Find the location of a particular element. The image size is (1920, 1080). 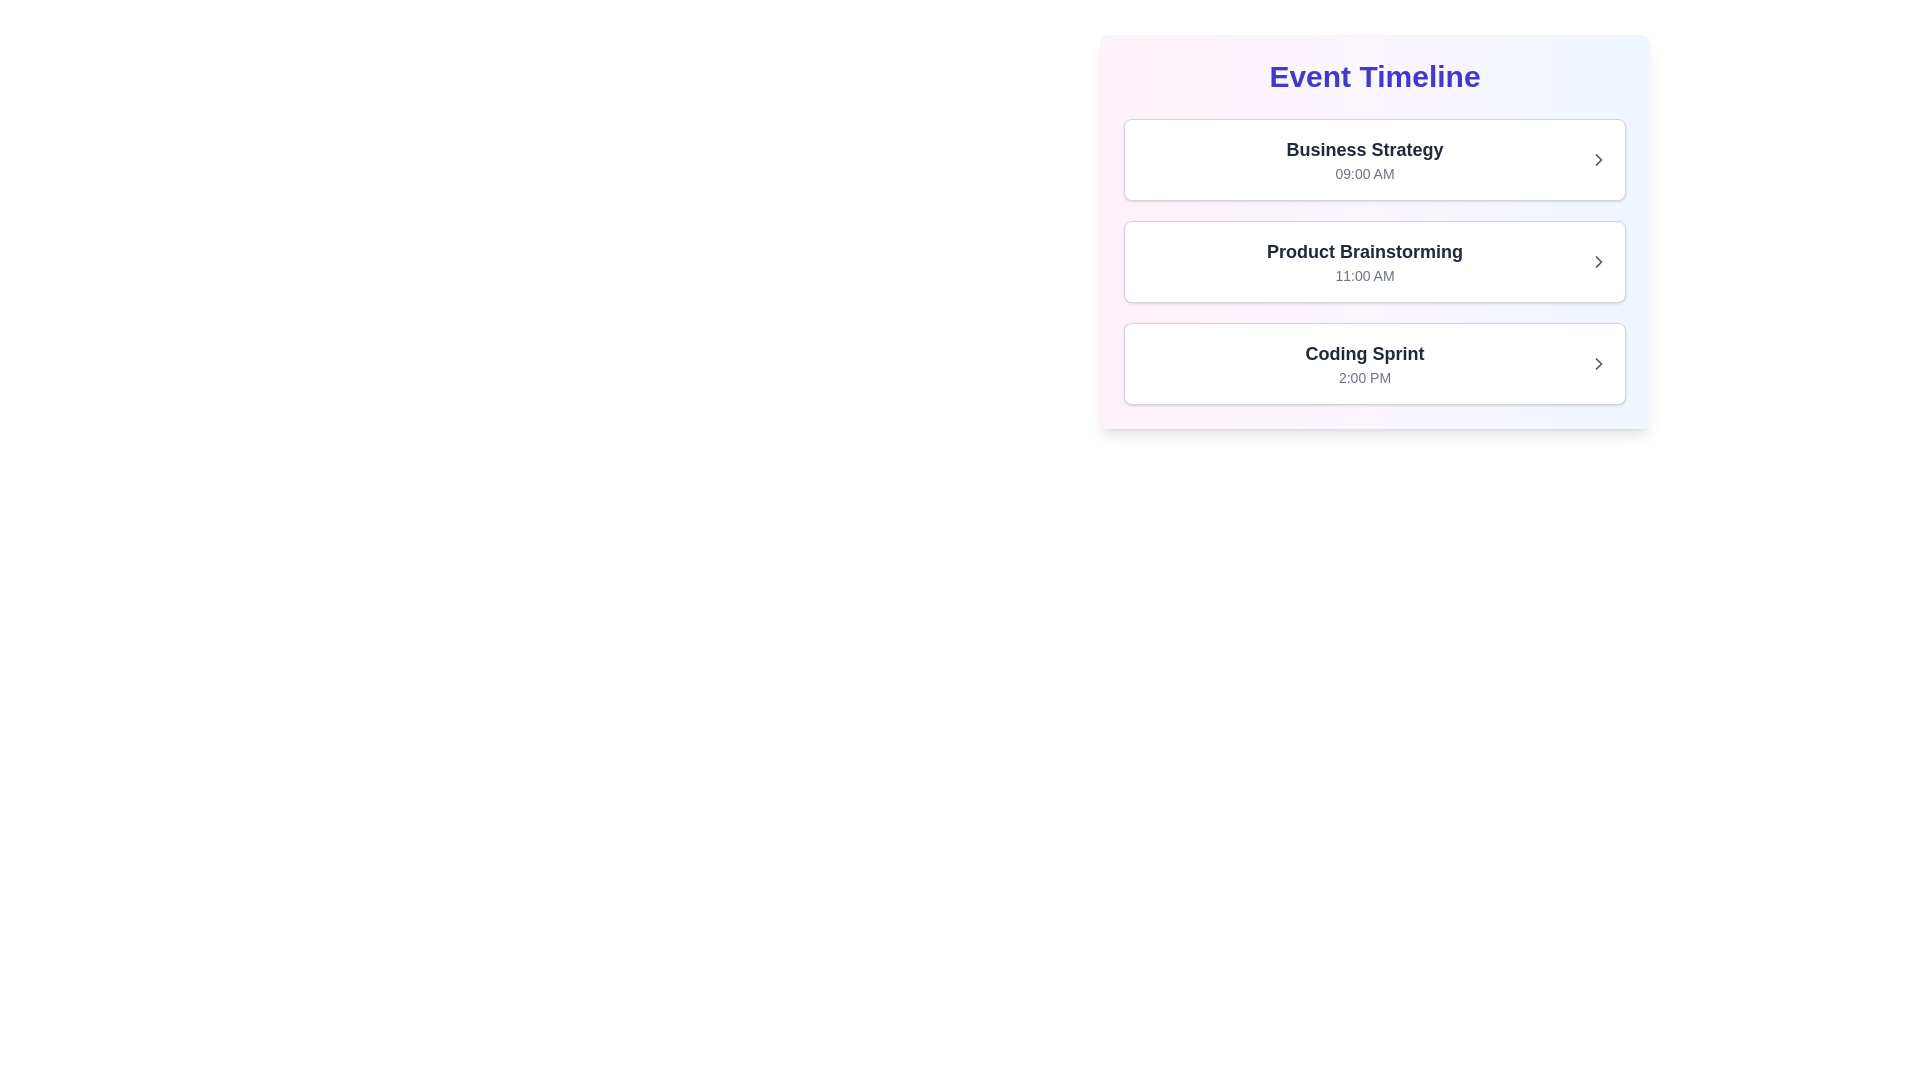

the Chevron navigation icon located is located at coordinates (1597, 158).